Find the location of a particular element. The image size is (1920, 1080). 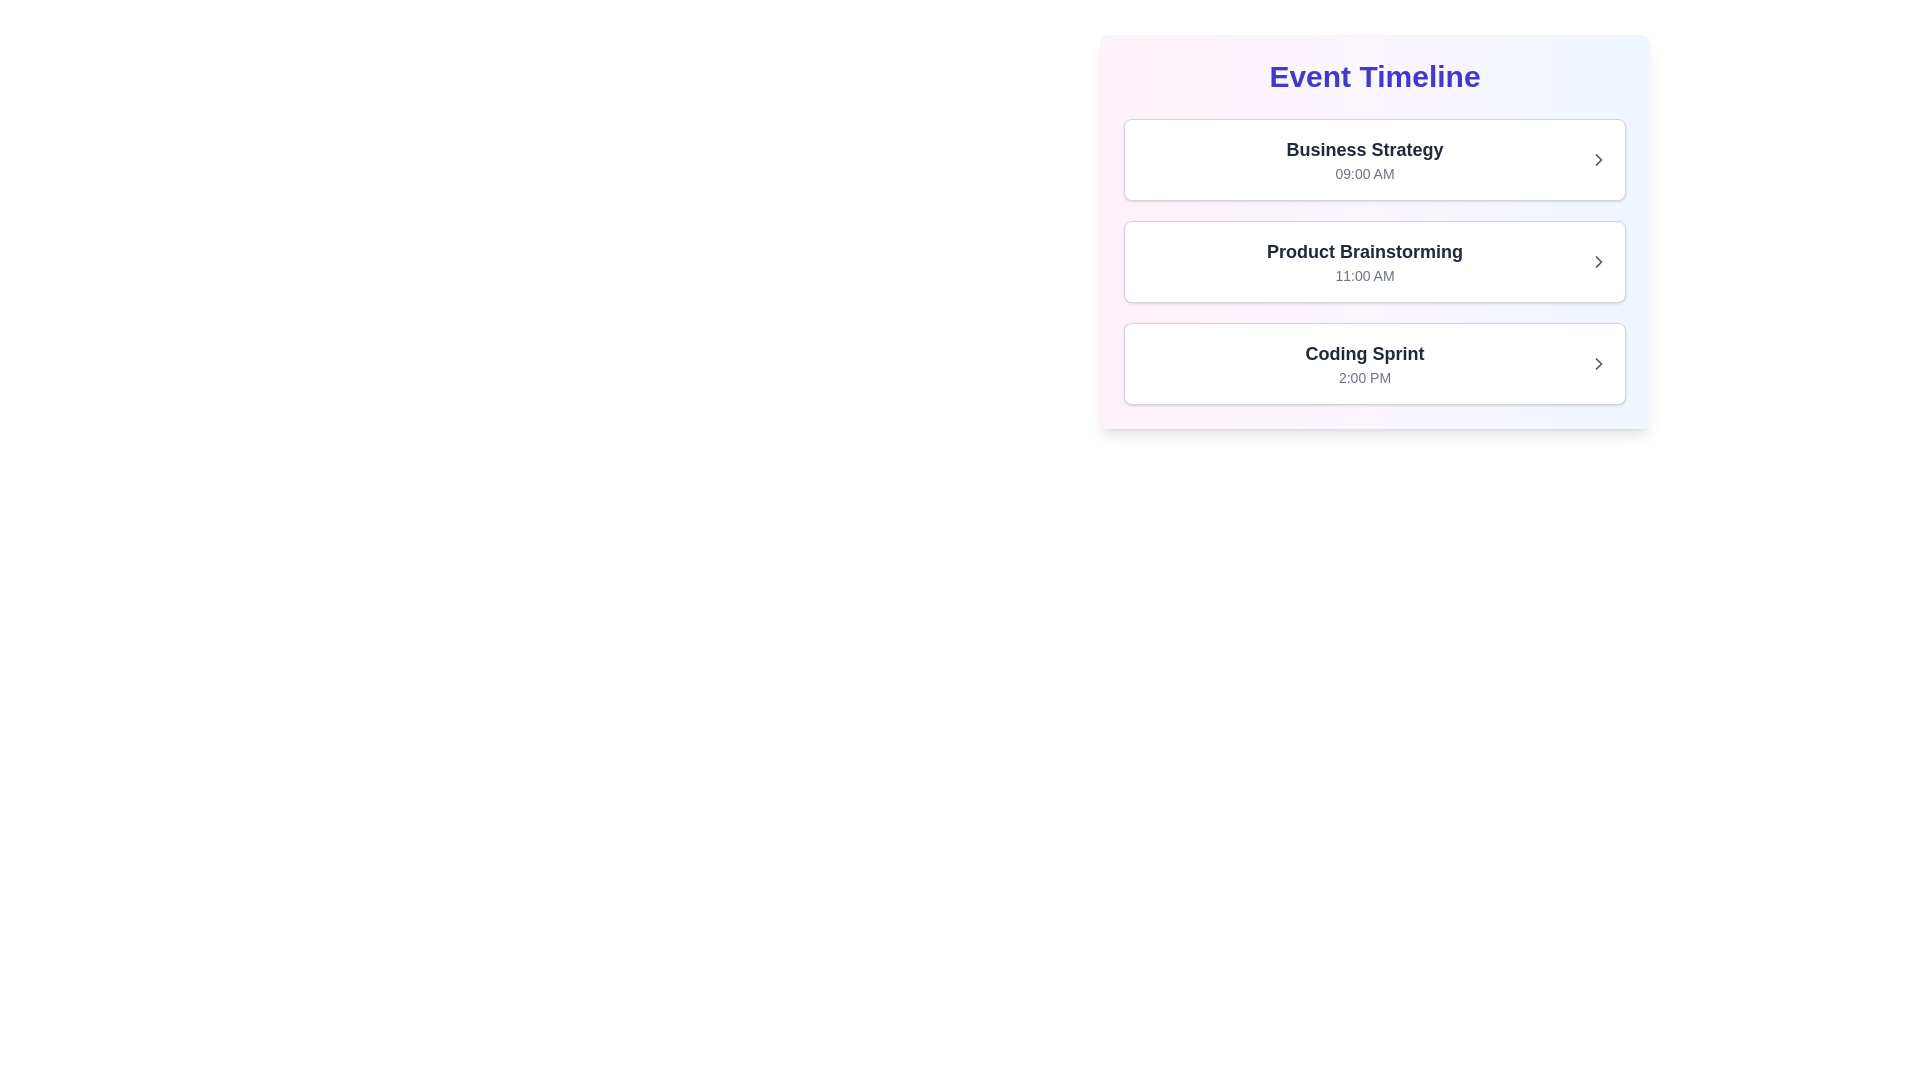

the Chevron navigation icon located is located at coordinates (1597, 158).